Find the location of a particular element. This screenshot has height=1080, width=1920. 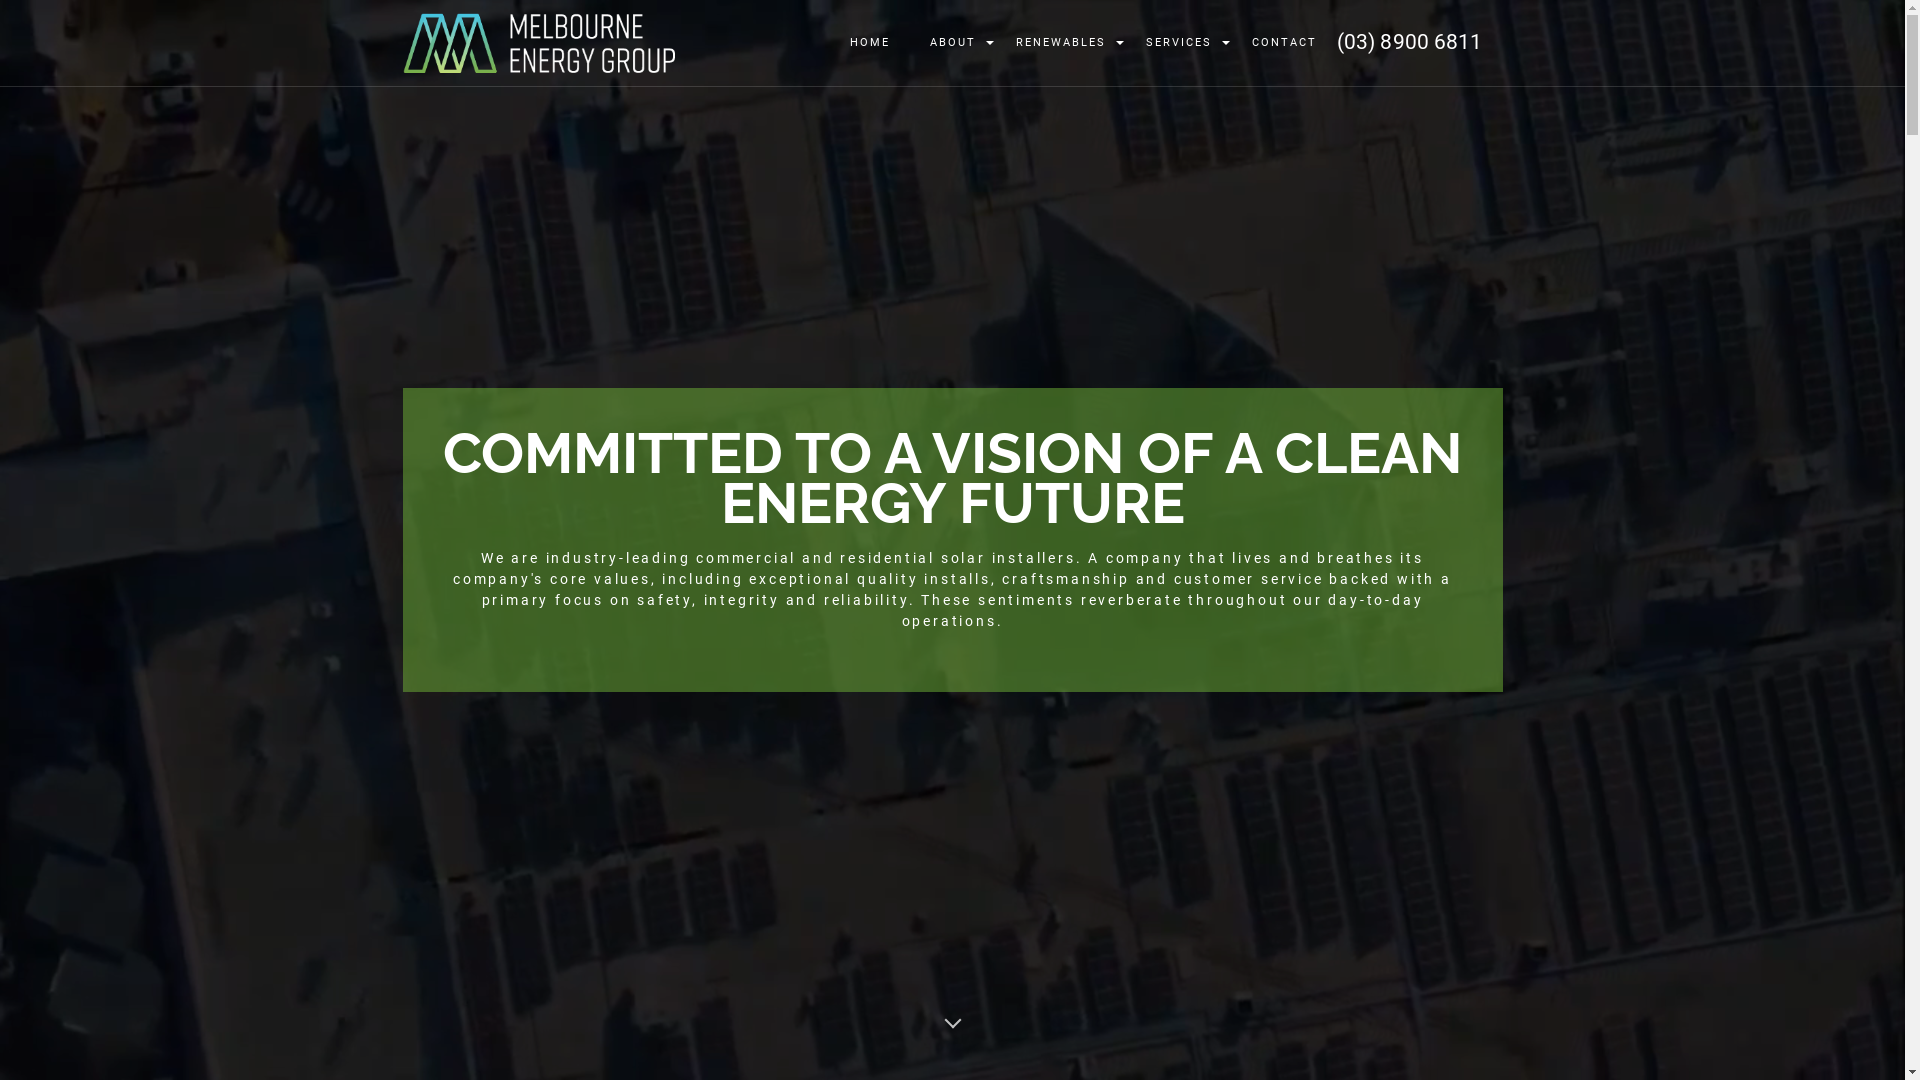

'CONTACT' is located at coordinates (1284, 43).